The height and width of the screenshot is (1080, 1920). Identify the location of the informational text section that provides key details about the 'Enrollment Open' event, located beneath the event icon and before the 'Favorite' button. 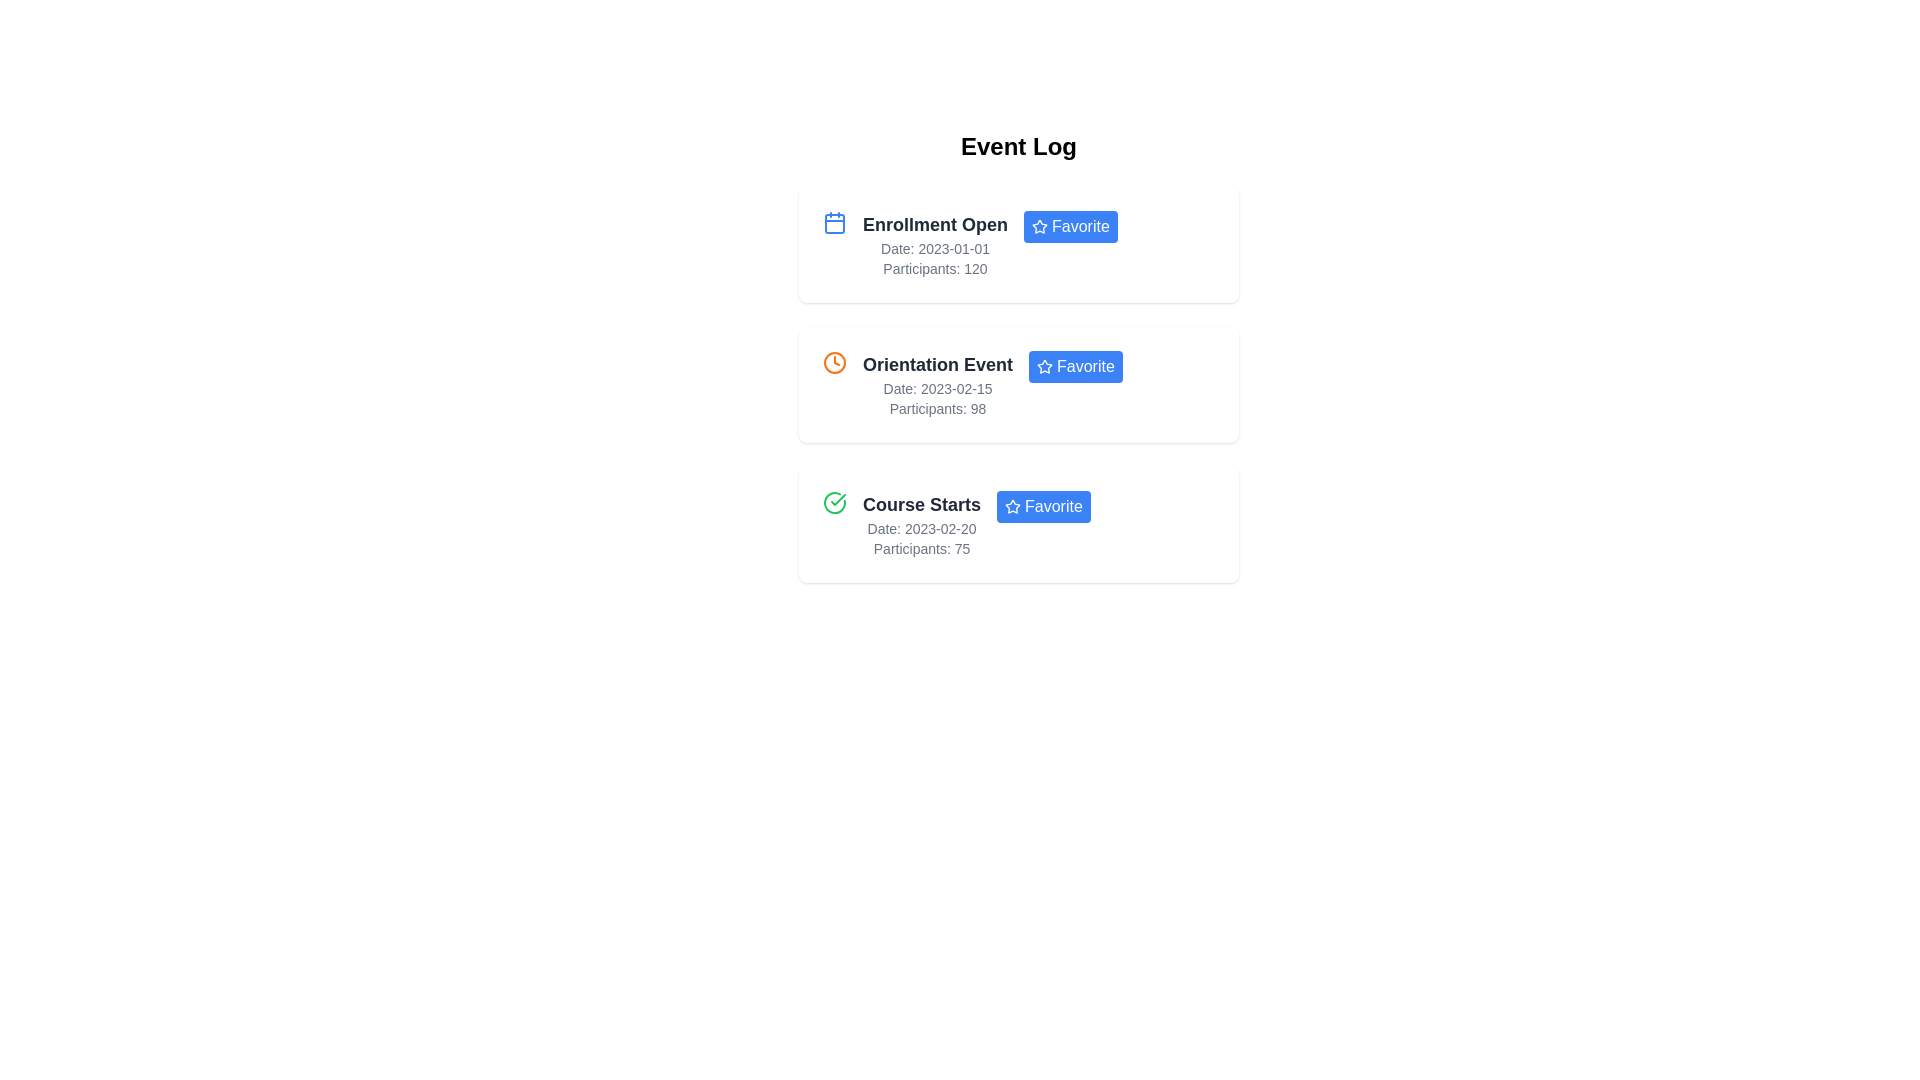
(934, 244).